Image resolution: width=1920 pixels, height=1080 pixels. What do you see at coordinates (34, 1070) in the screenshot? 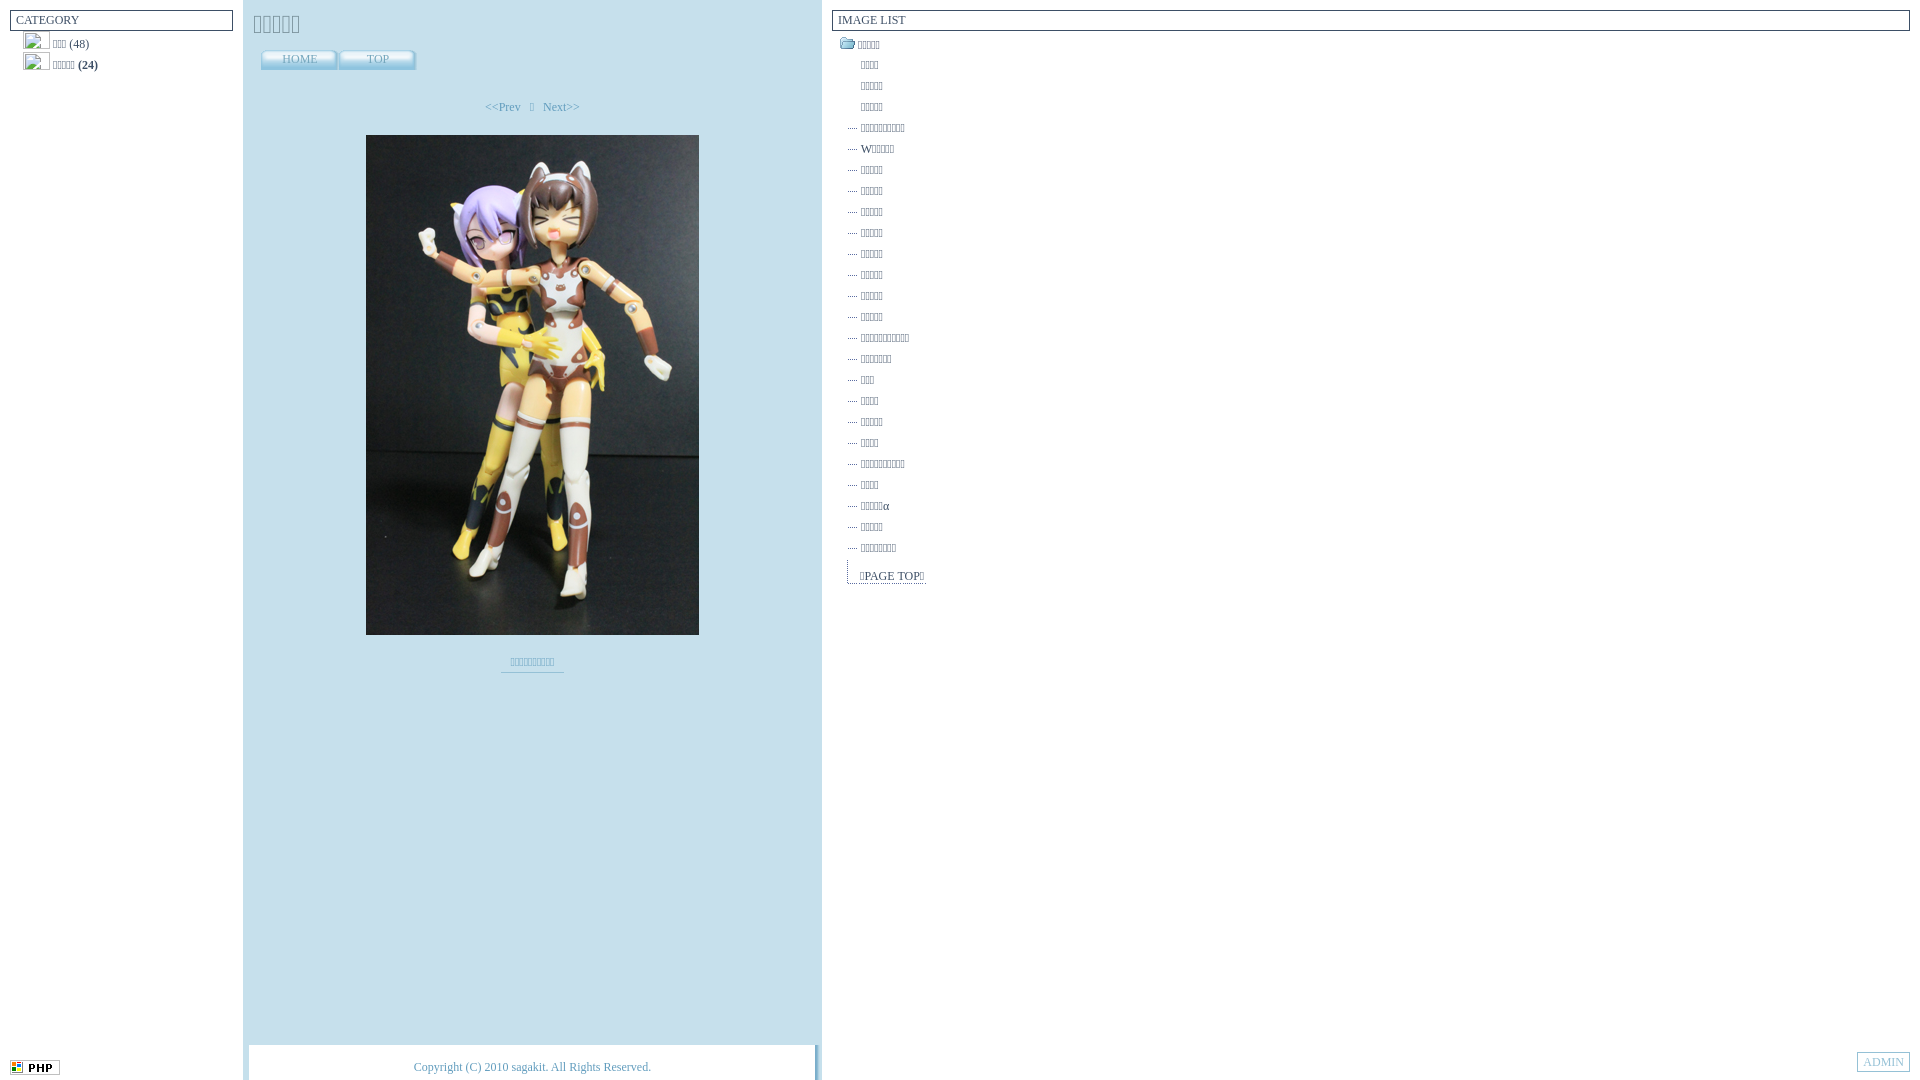
I see `'NiconicoPHP'` at bounding box center [34, 1070].